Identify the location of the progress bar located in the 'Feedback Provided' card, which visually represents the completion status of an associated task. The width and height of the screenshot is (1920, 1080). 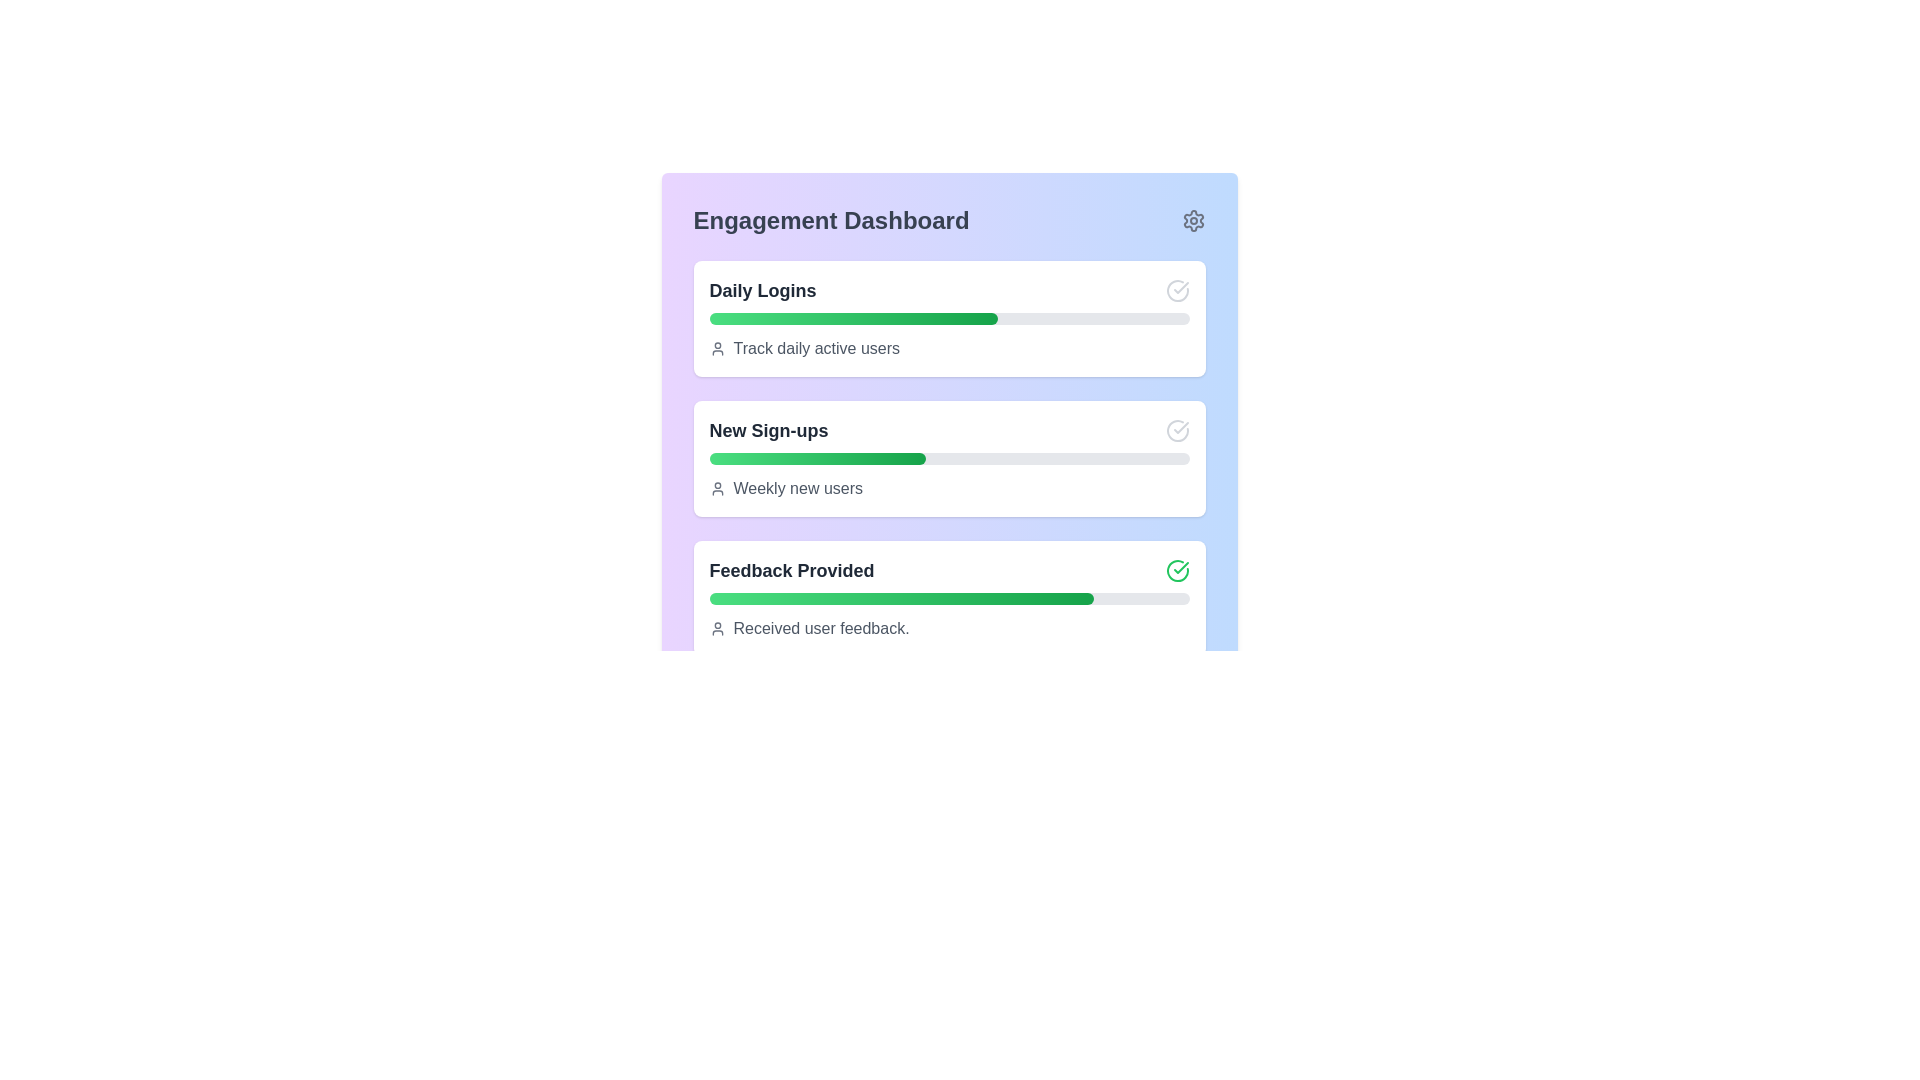
(900, 597).